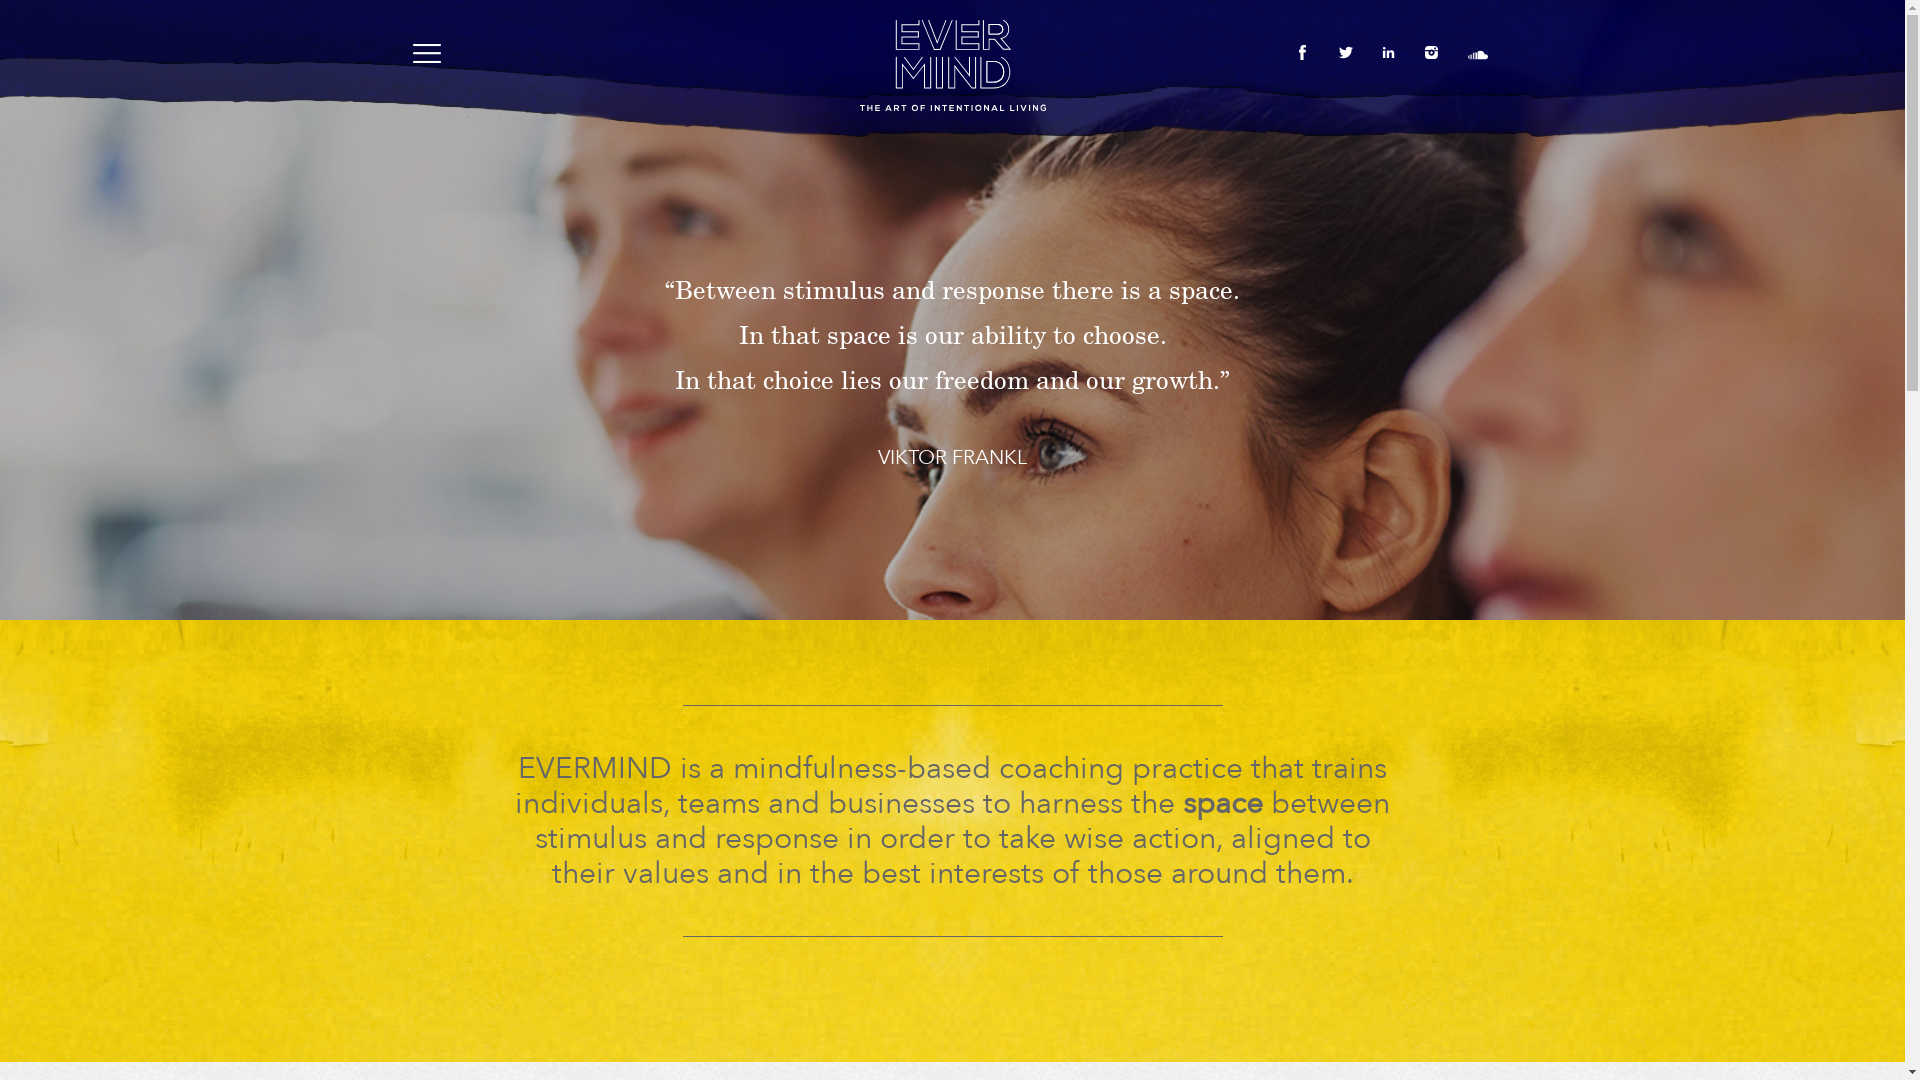 This screenshot has width=1920, height=1080. Describe the element at coordinates (1423, 51) in the screenshot. I see `'instagram'` at that location.